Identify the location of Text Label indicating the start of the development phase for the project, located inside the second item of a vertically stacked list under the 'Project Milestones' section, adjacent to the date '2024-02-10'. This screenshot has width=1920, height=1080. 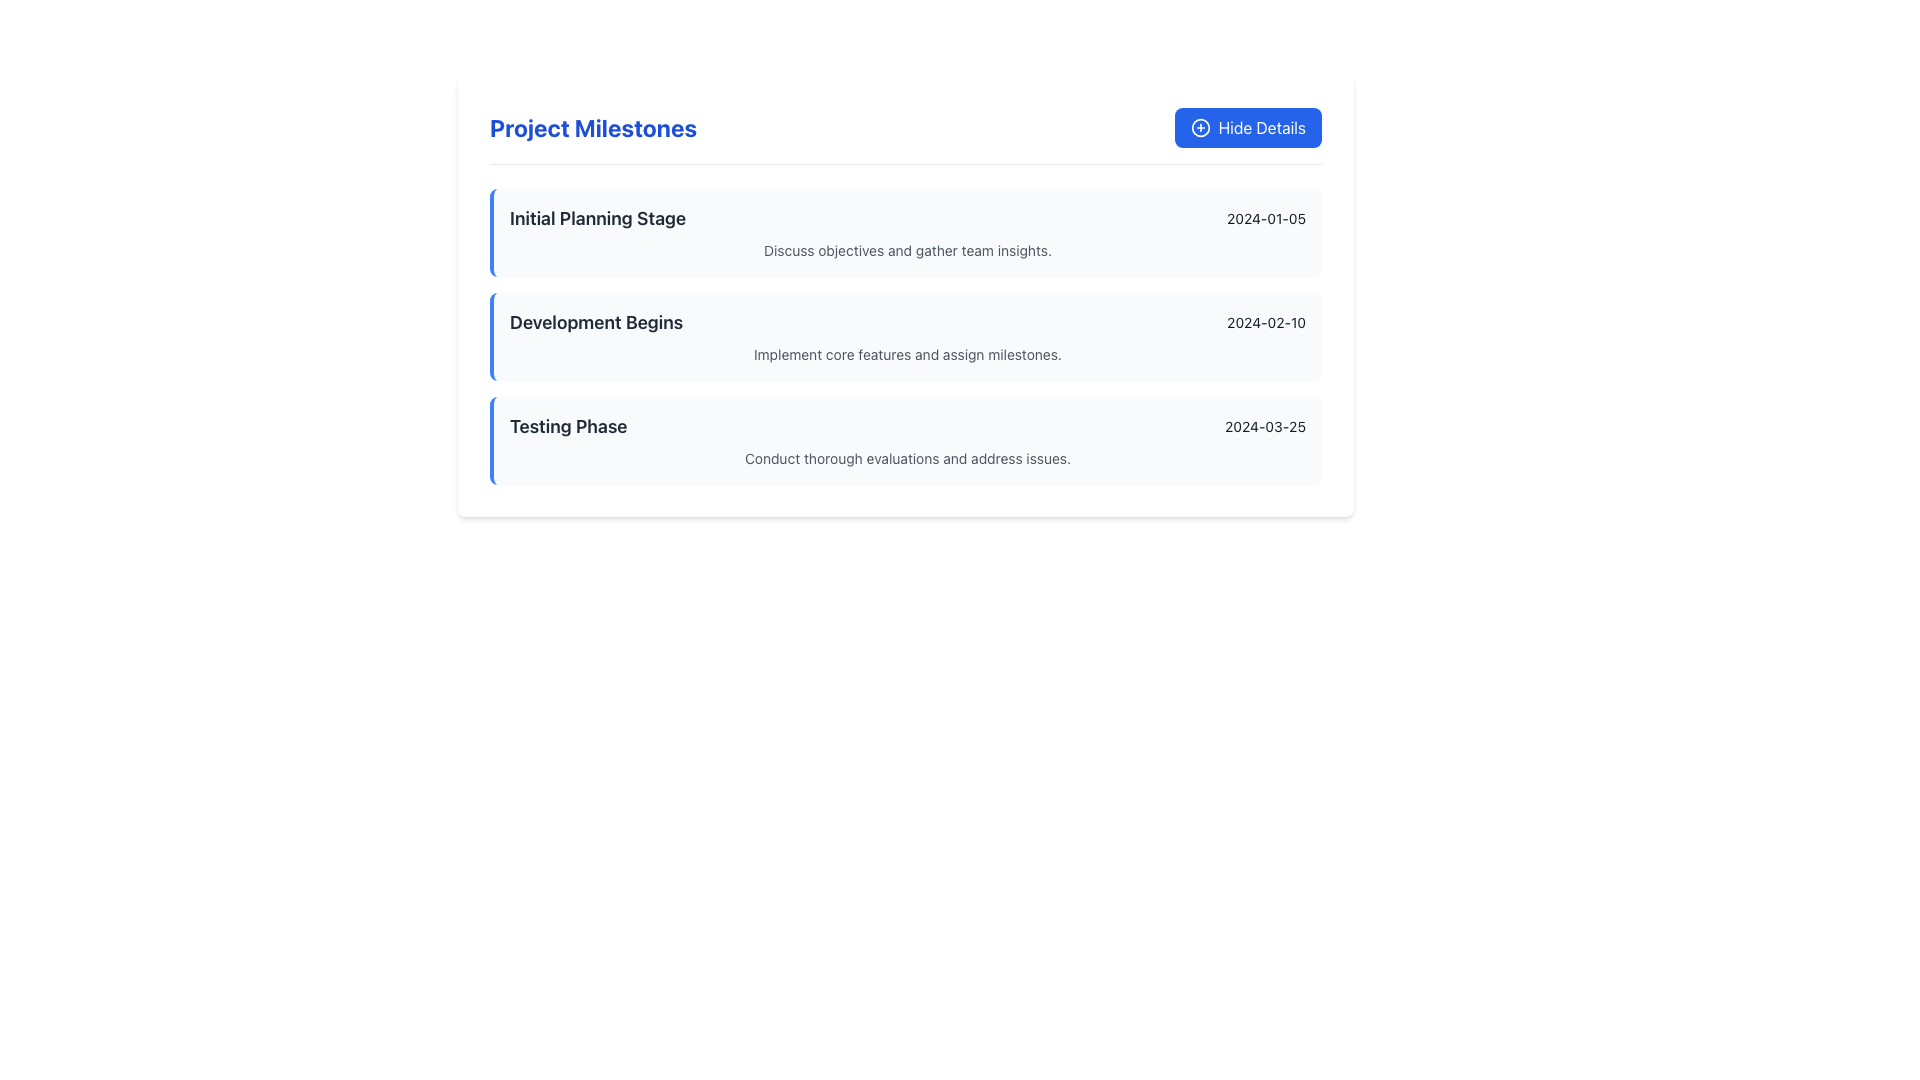
(595, 322).